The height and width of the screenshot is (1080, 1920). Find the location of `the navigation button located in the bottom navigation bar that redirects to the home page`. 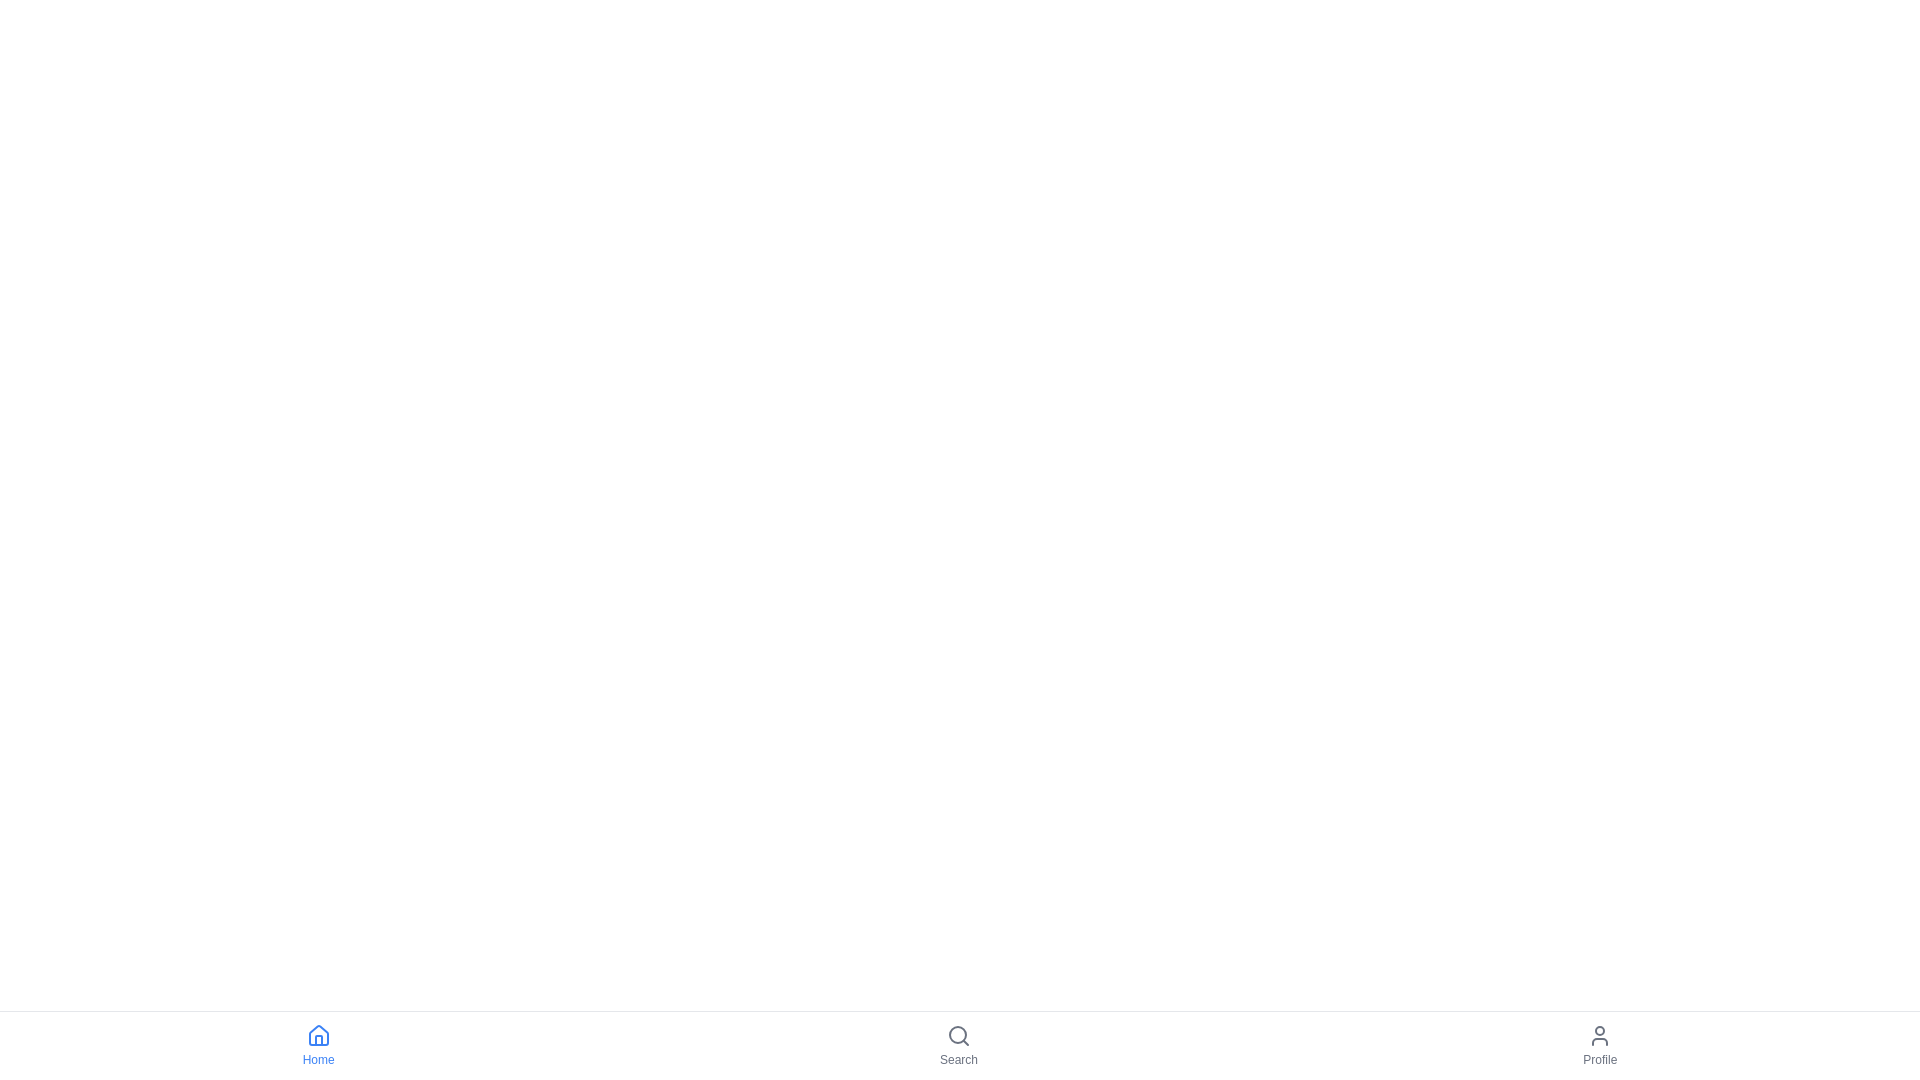

the navigation button located in the bottom navigation bar that redirects to the home page is located at coordinates (317, 1044).